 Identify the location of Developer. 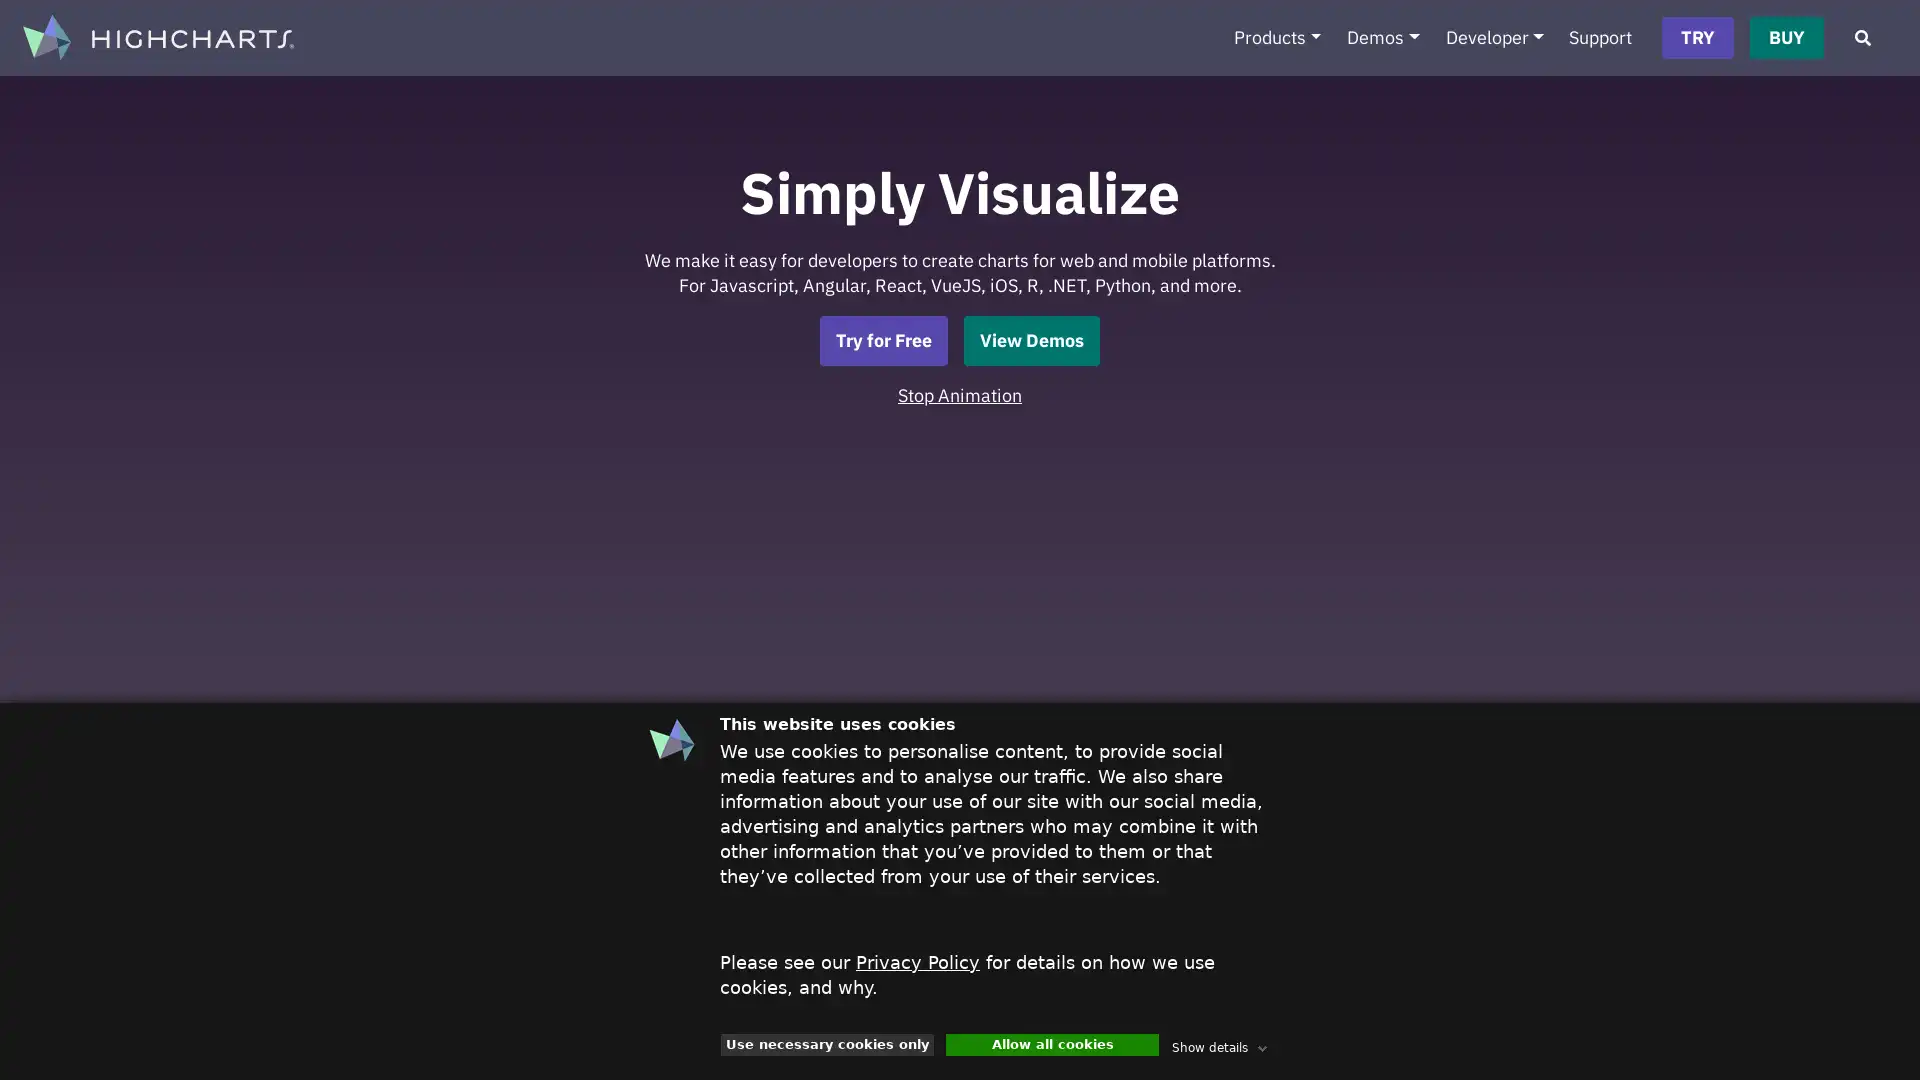
(1494, 38).